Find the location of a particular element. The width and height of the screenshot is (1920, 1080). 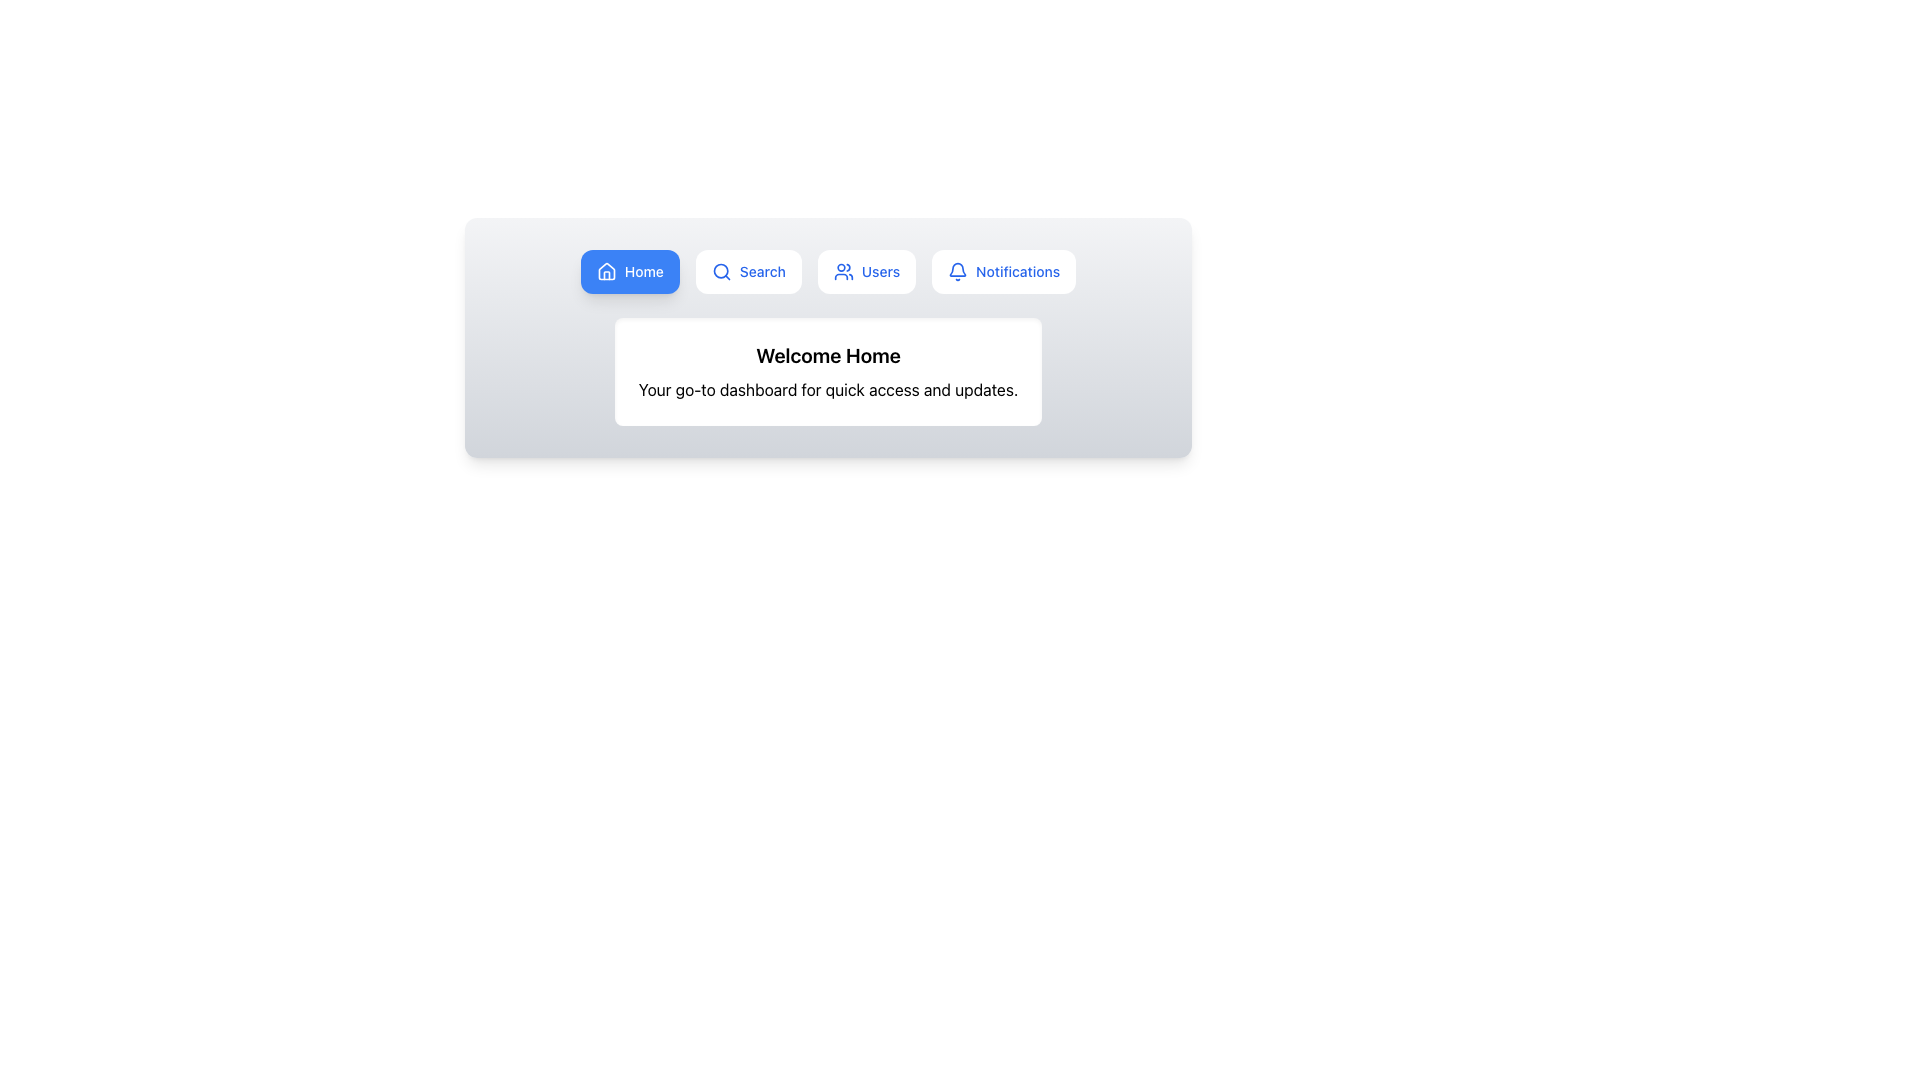

the first button on the left in the horizontal row of four buttons is located at coordinates (629, 272).